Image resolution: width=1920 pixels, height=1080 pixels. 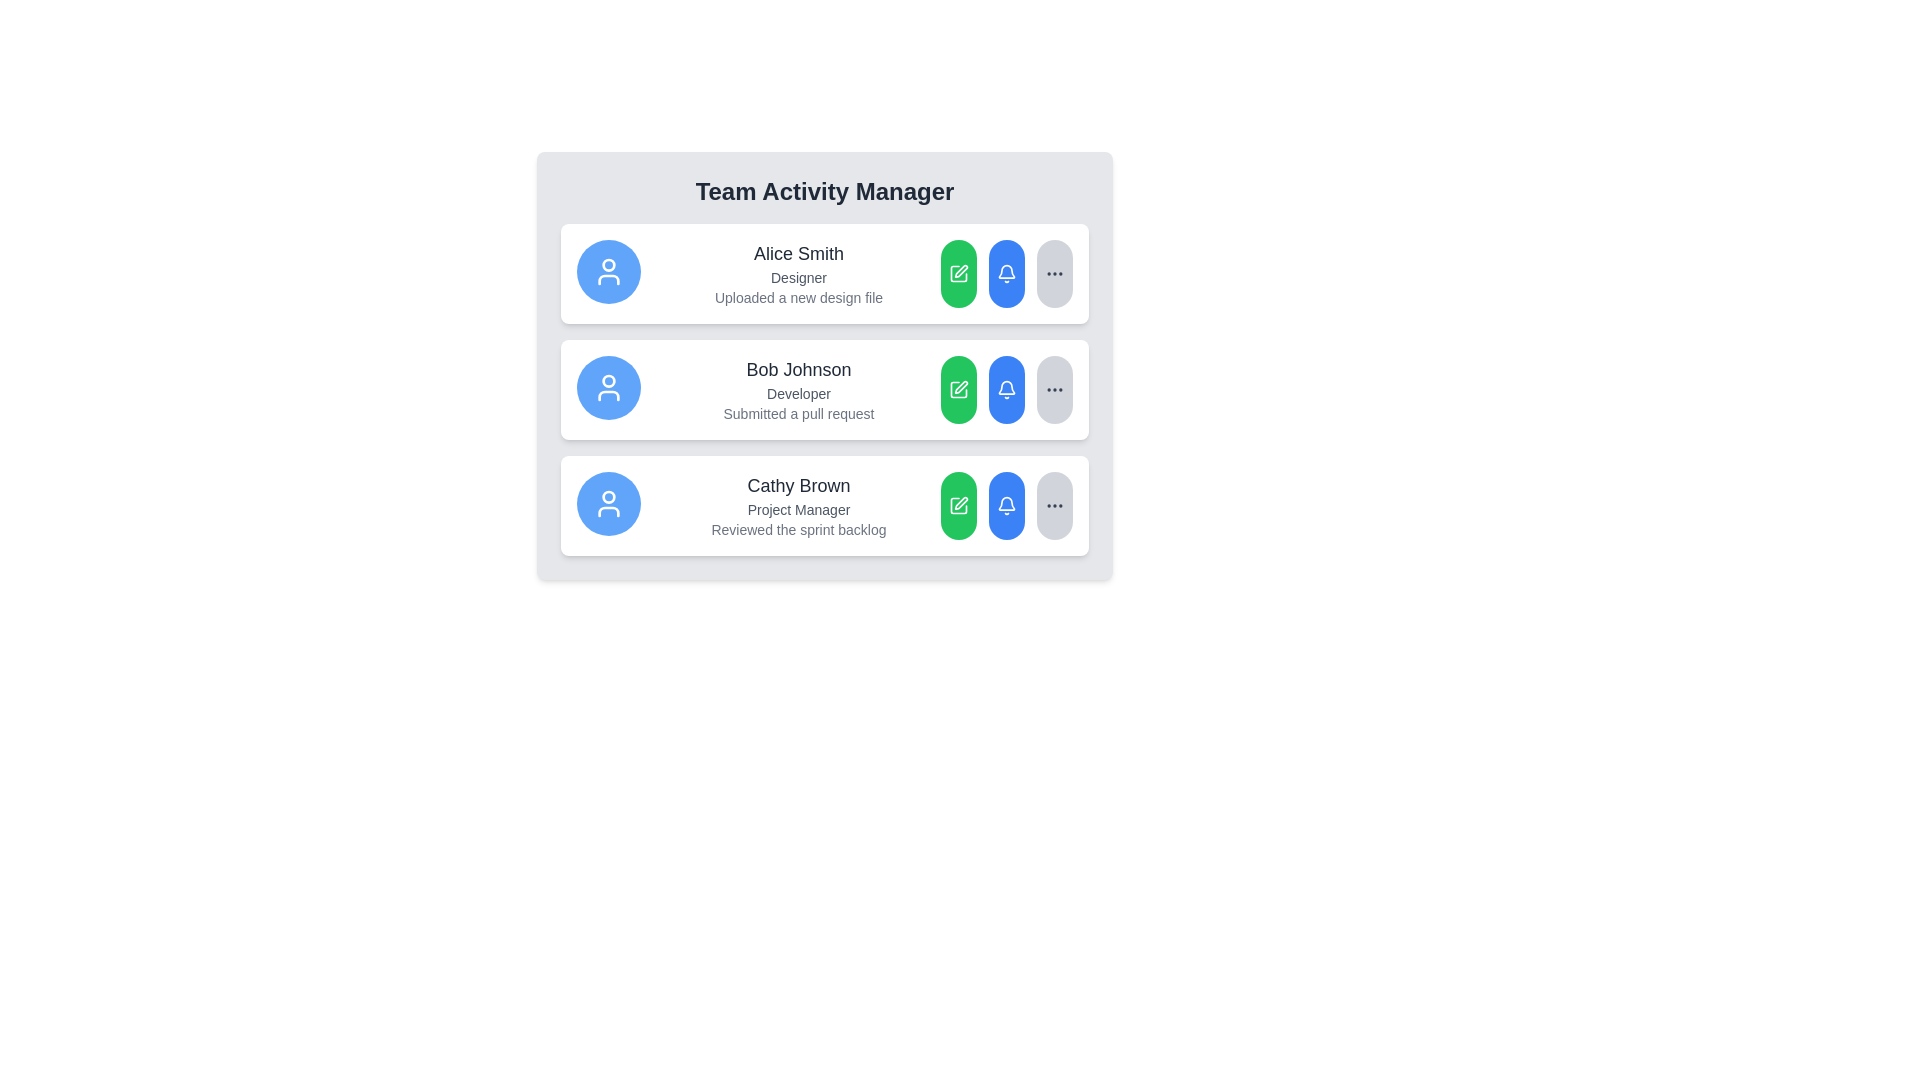 What do you see at coordinates (608, 496) in the screenshot?
I see `the circular graphical representation of the user profile icon for 'Cathy Brown' located in the third row of the interface` at bounding box center [608, 496].